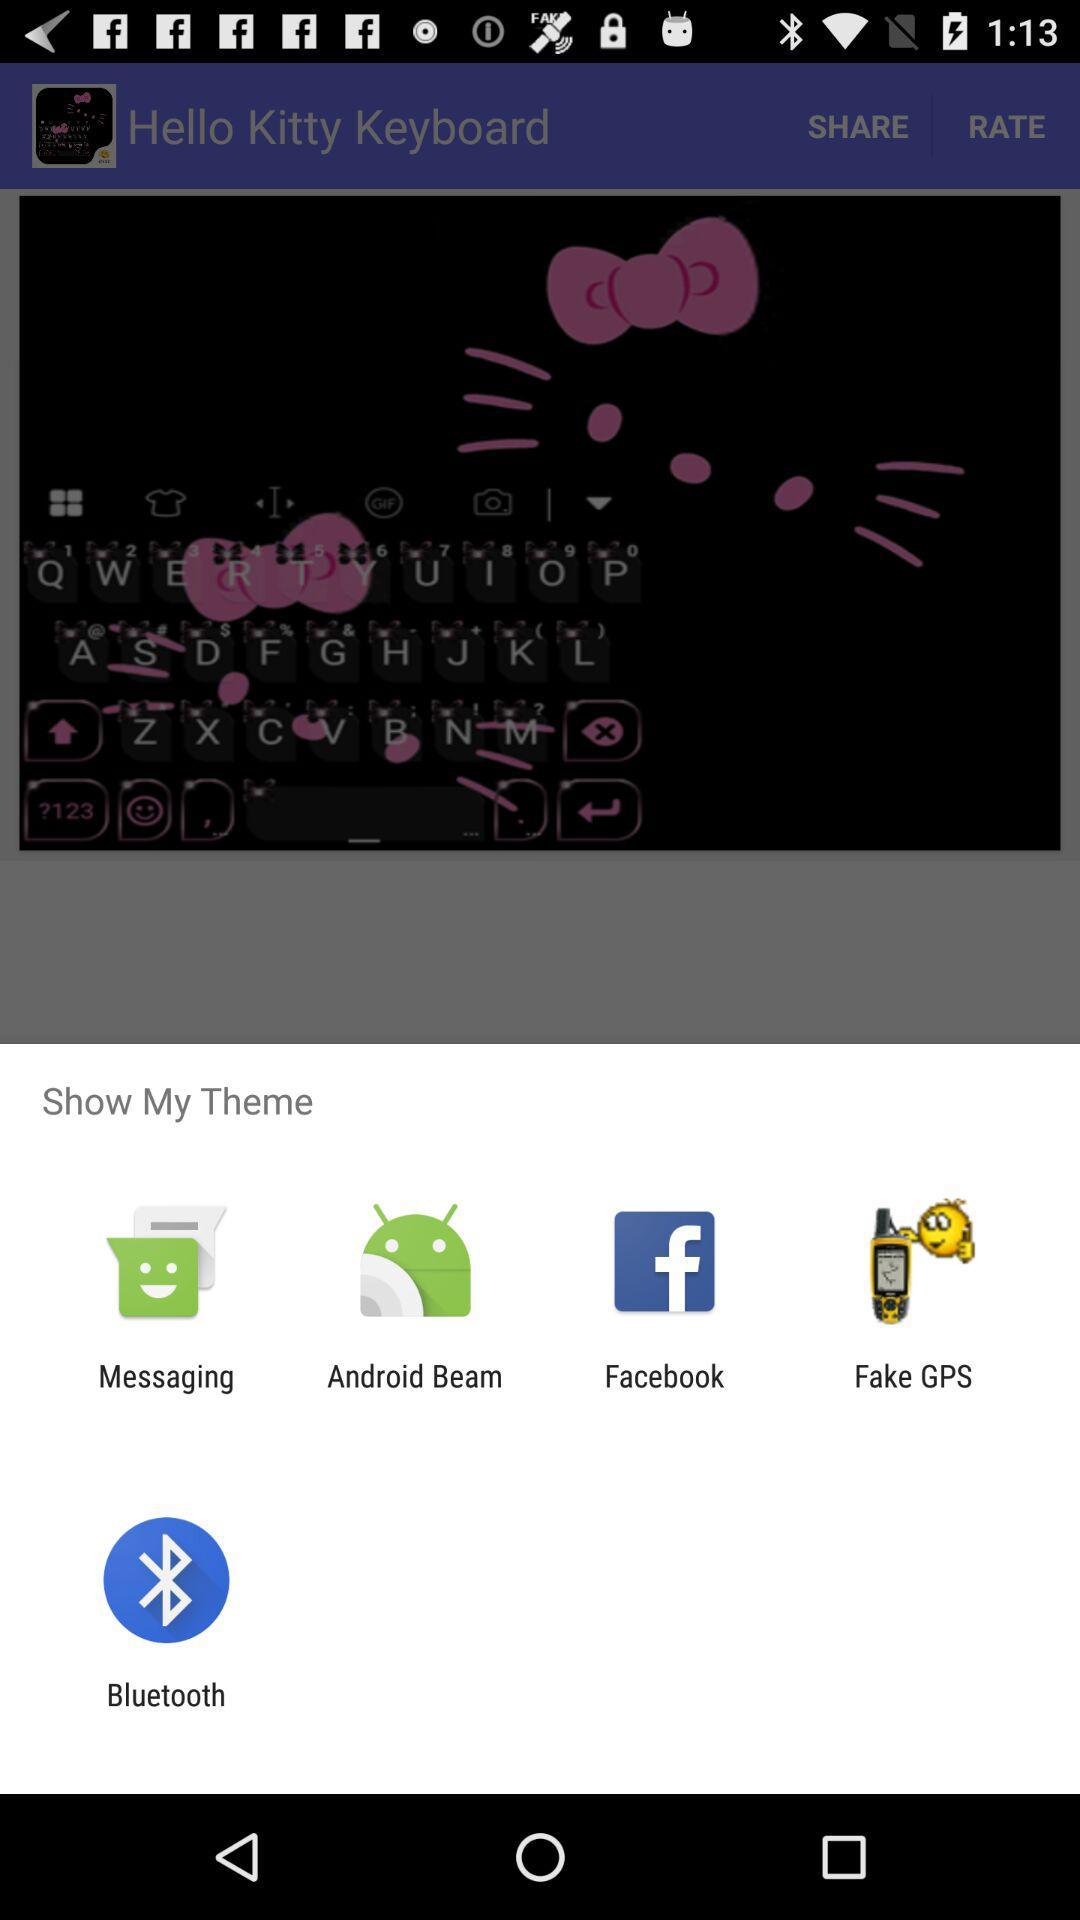 Image resolution: width=1080 pixels, height=1920 pixels. What do you see at coordinates (165, 1392) in the screenshot?
I see `icon to the left of android beam` at bounding box center [165, 1392].